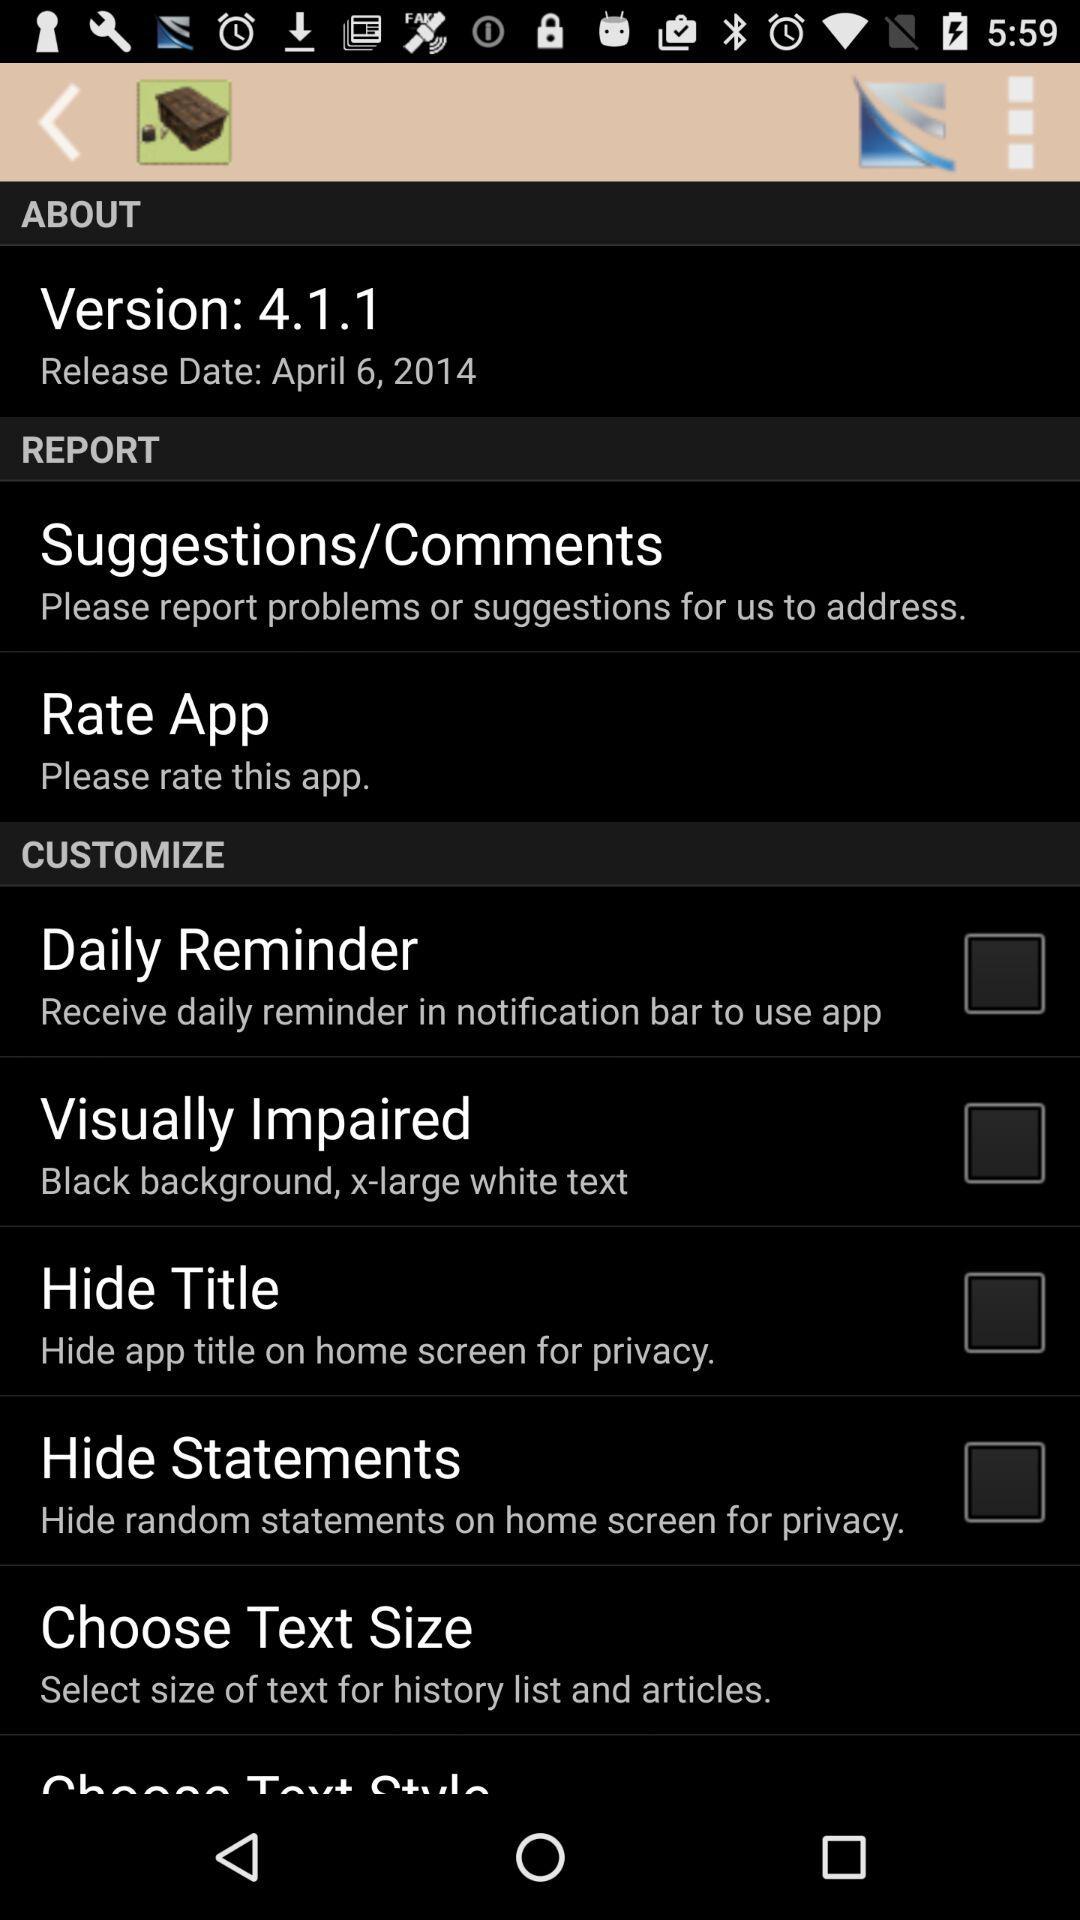  Describe the element at coordinates (1020, 121) in the screenshot. I see `the app above the about item` at that location.